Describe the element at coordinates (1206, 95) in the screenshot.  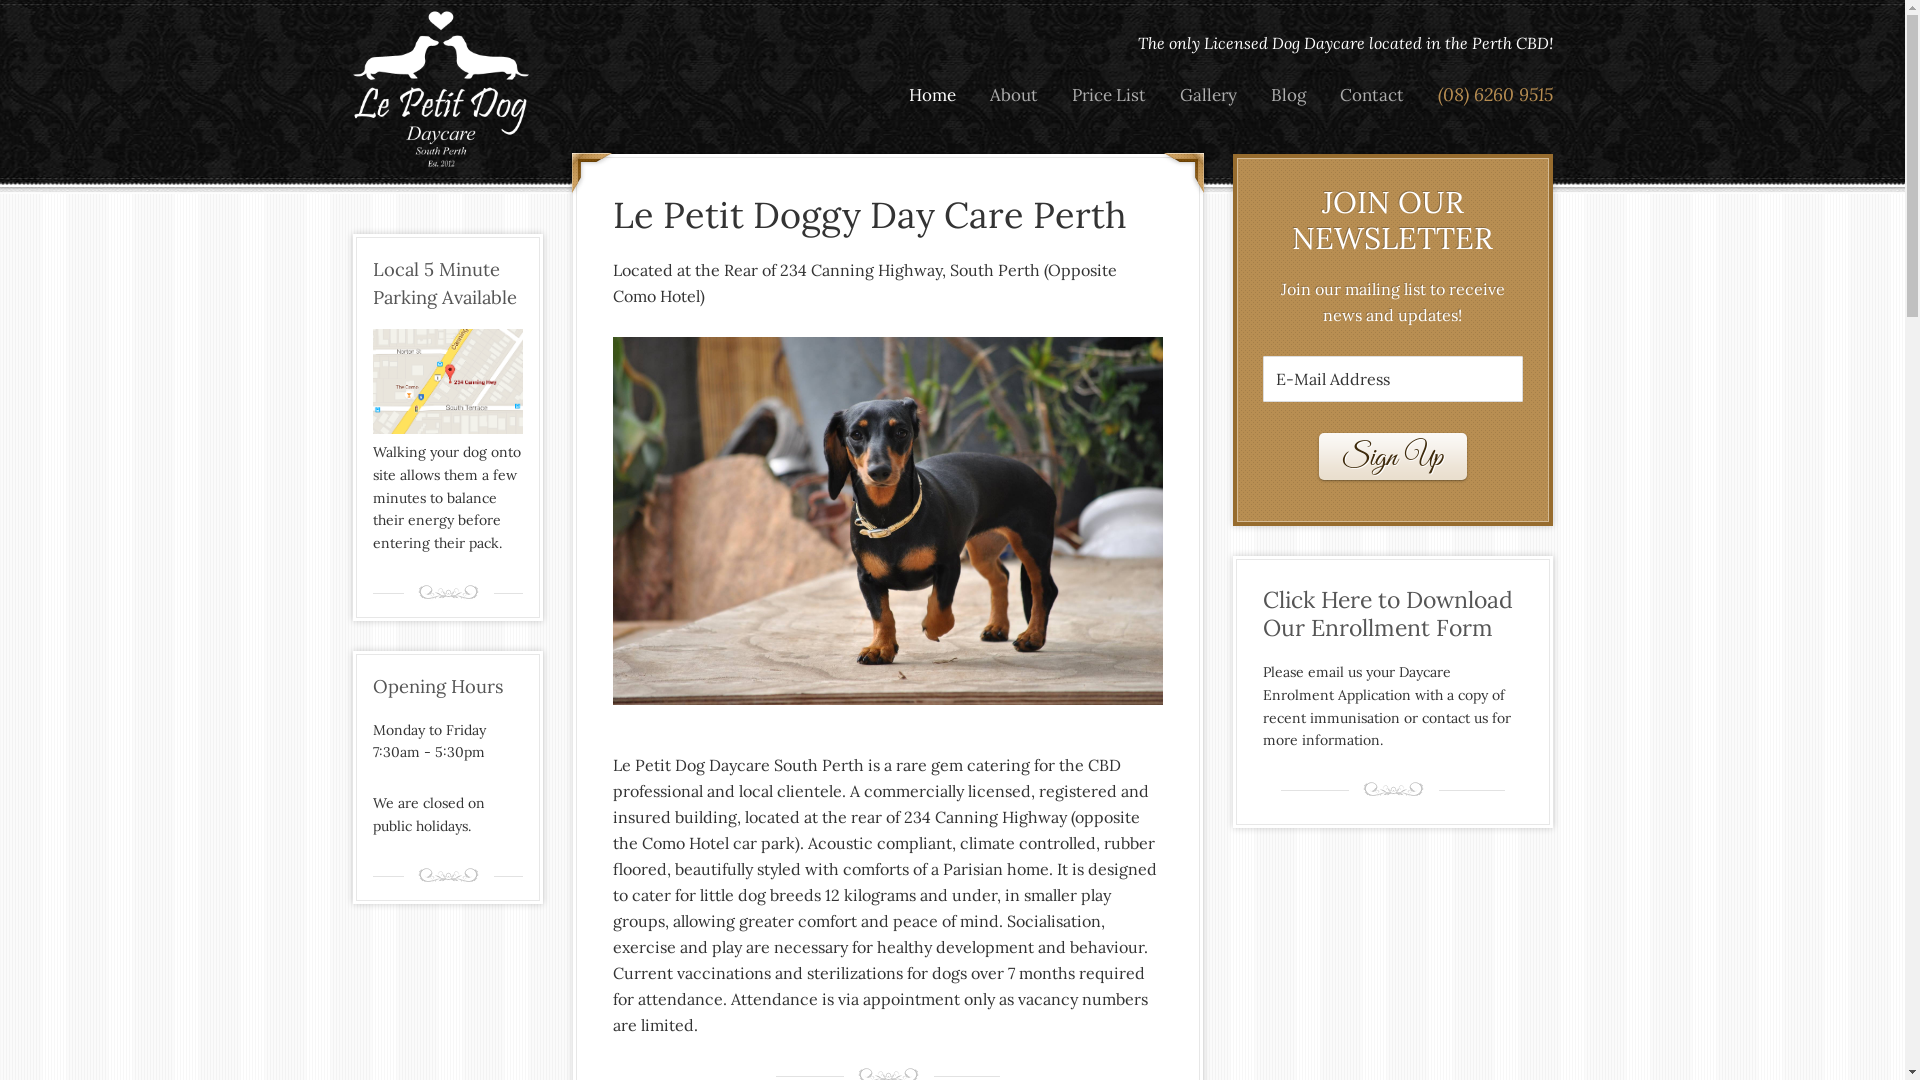
I see `'Gallery'` at that location.